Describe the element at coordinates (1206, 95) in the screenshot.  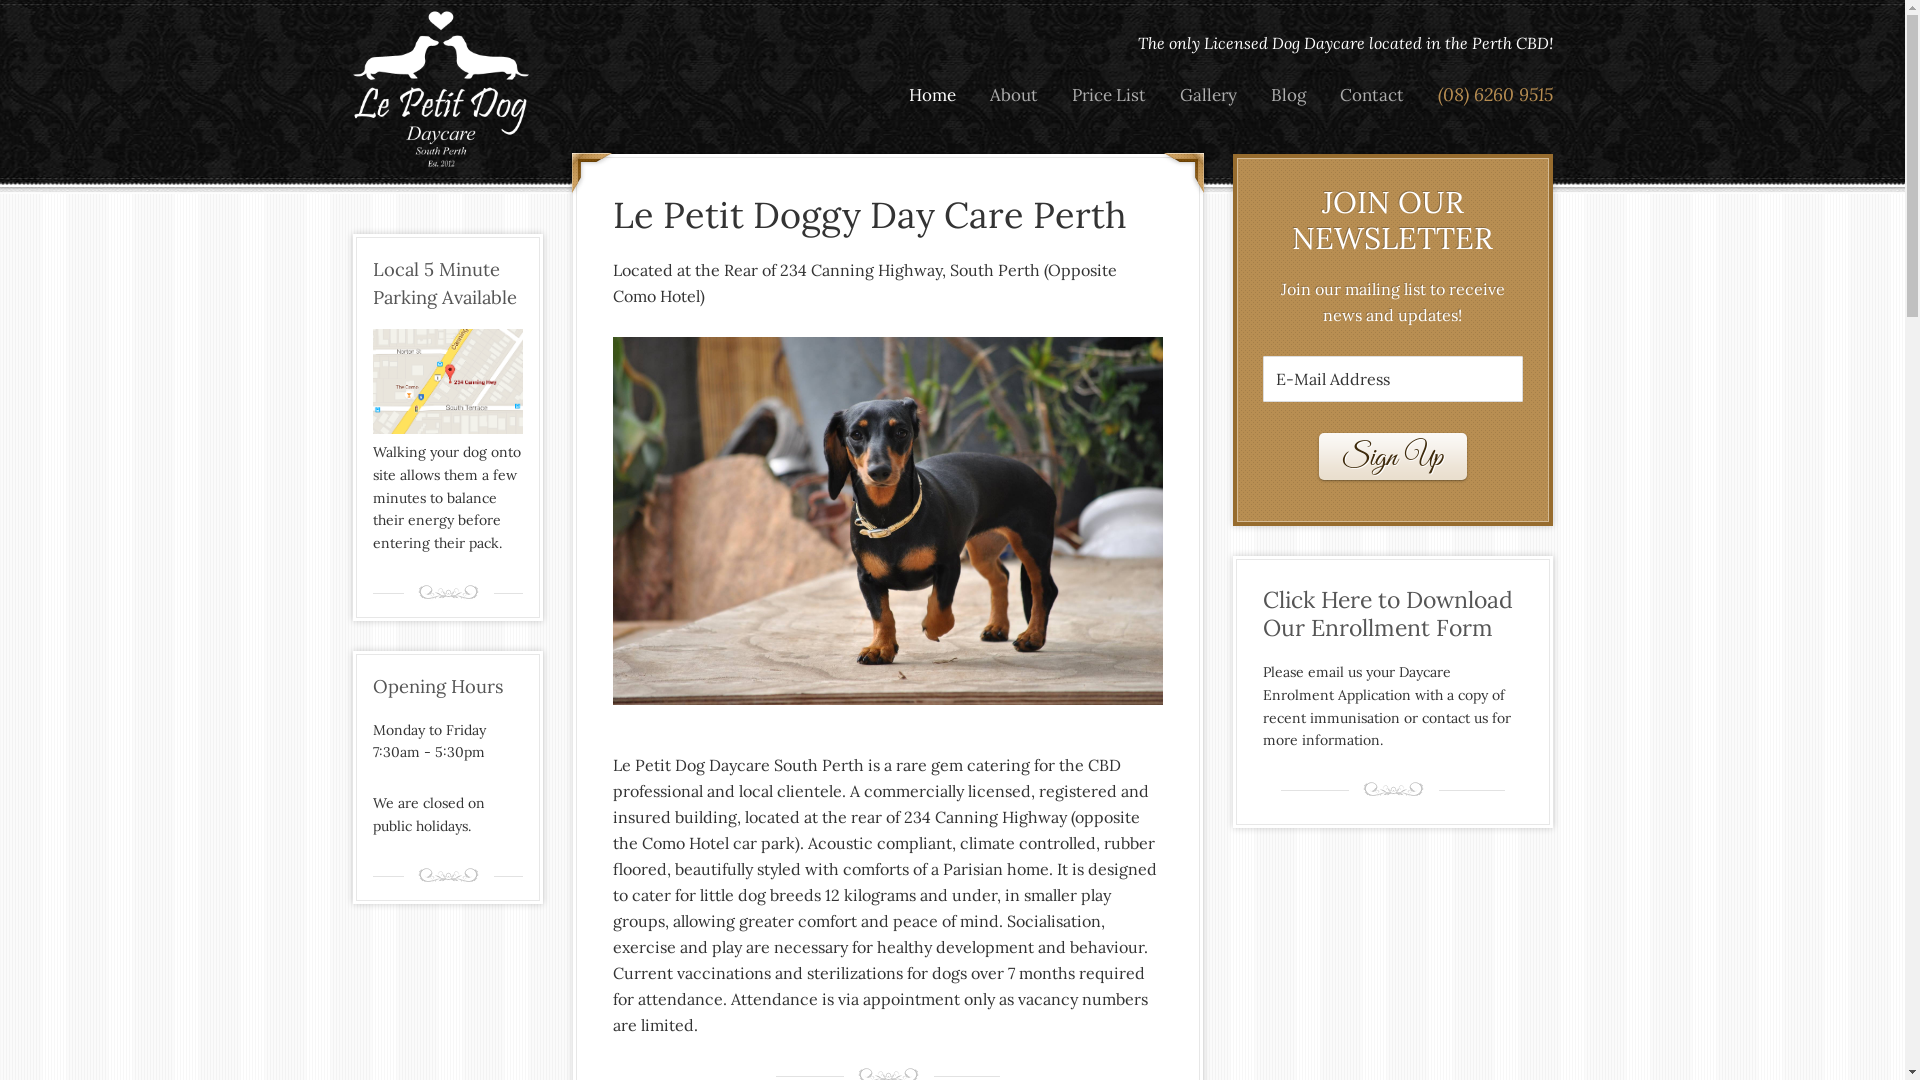
I see `'Gallery'` at that location.